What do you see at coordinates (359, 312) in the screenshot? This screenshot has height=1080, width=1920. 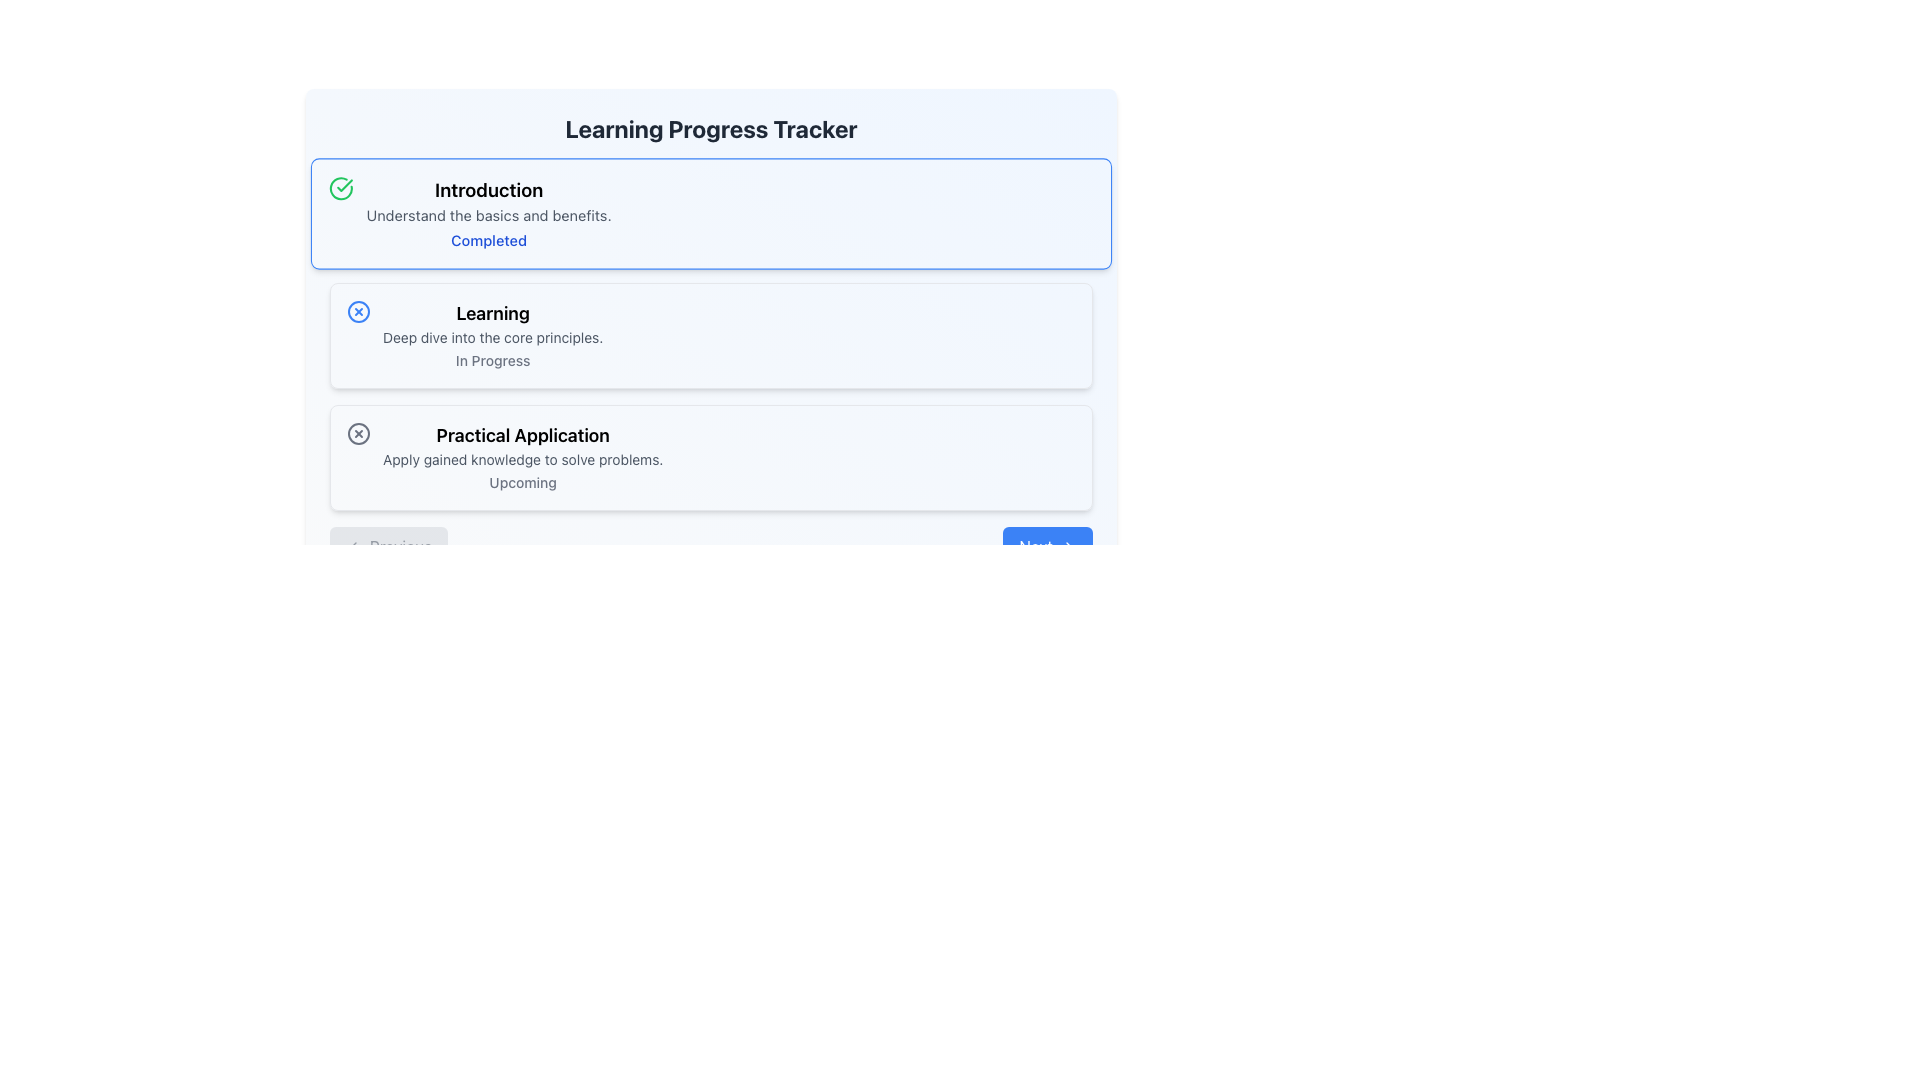 I see `the Visual Indicator icon that indicates 'In Progress' located to the left of the 'Learning' text in the second card` at bounding box center [359, 312].